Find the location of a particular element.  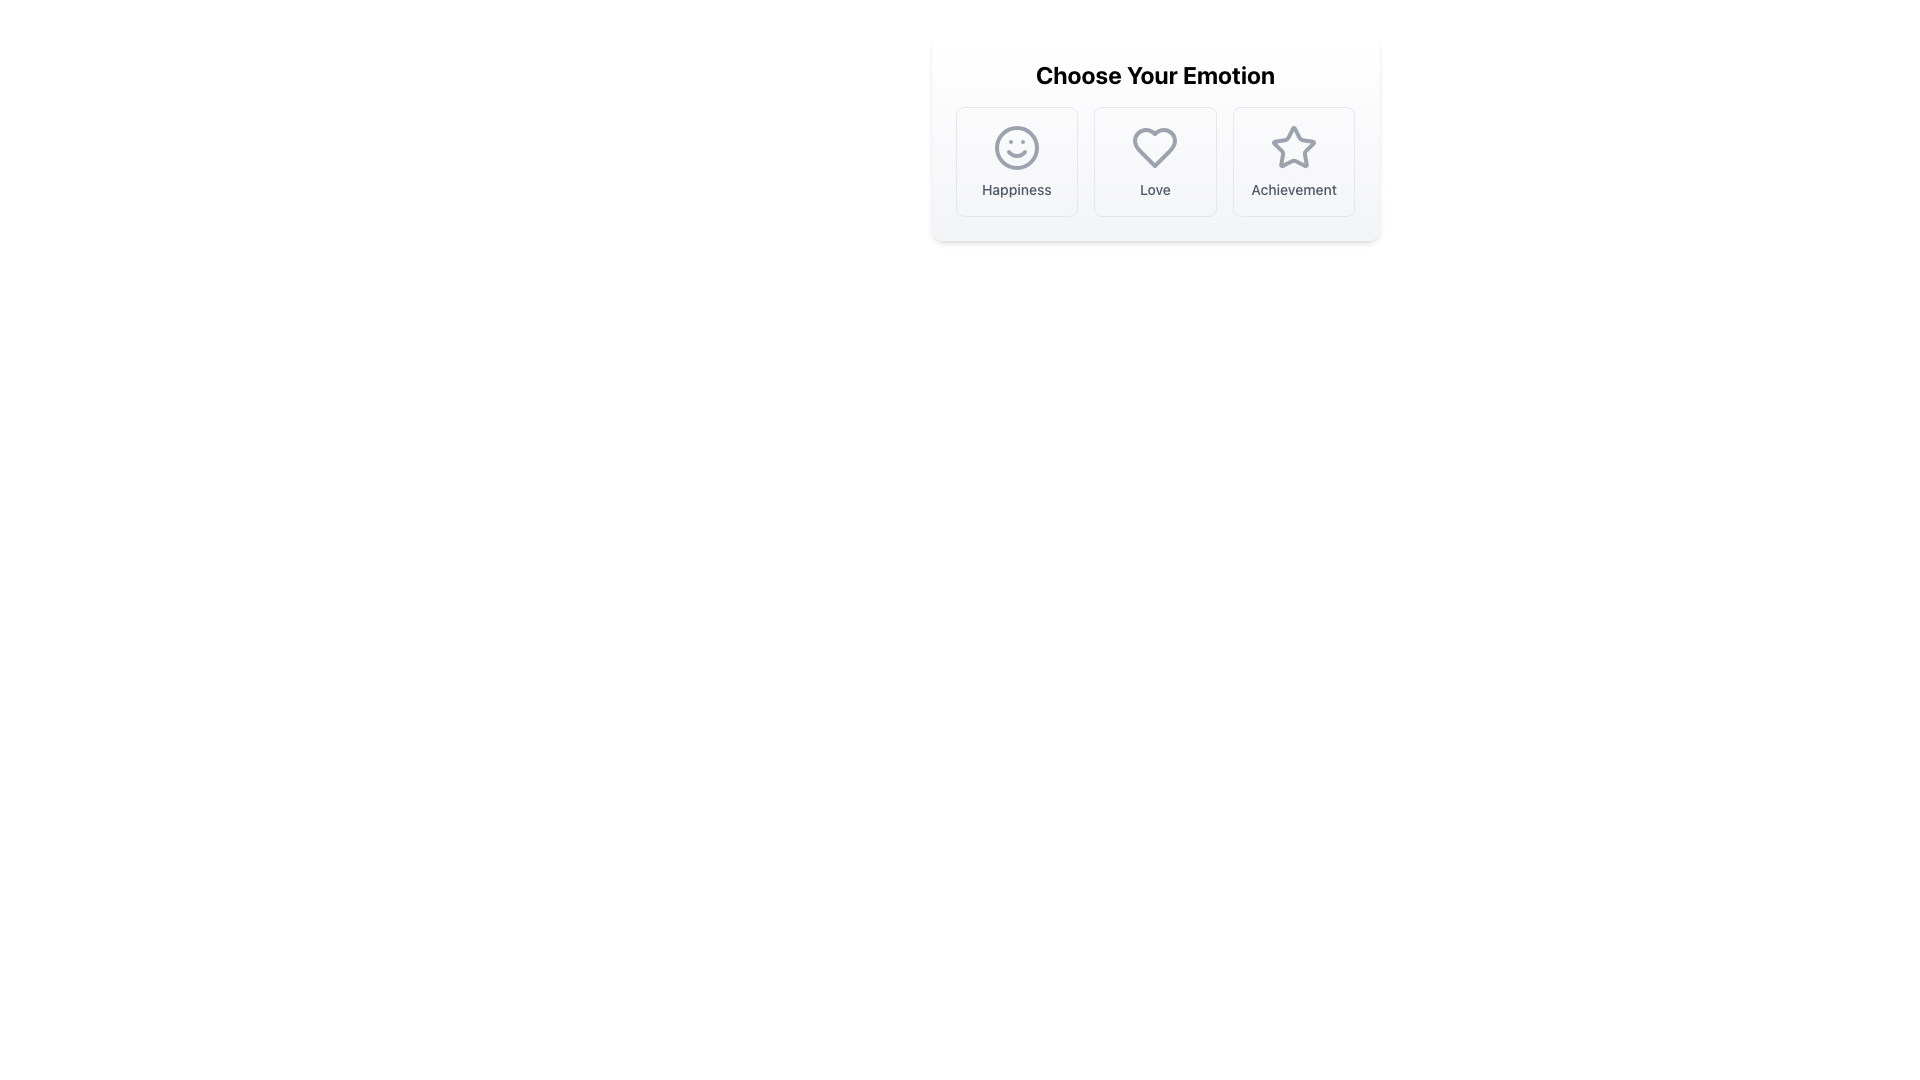

the text label displaying the word 'Love' that is positioned below the heart-shaped icon in the 'Choose Your Emotion' section is located at coordinates (1155, 189).